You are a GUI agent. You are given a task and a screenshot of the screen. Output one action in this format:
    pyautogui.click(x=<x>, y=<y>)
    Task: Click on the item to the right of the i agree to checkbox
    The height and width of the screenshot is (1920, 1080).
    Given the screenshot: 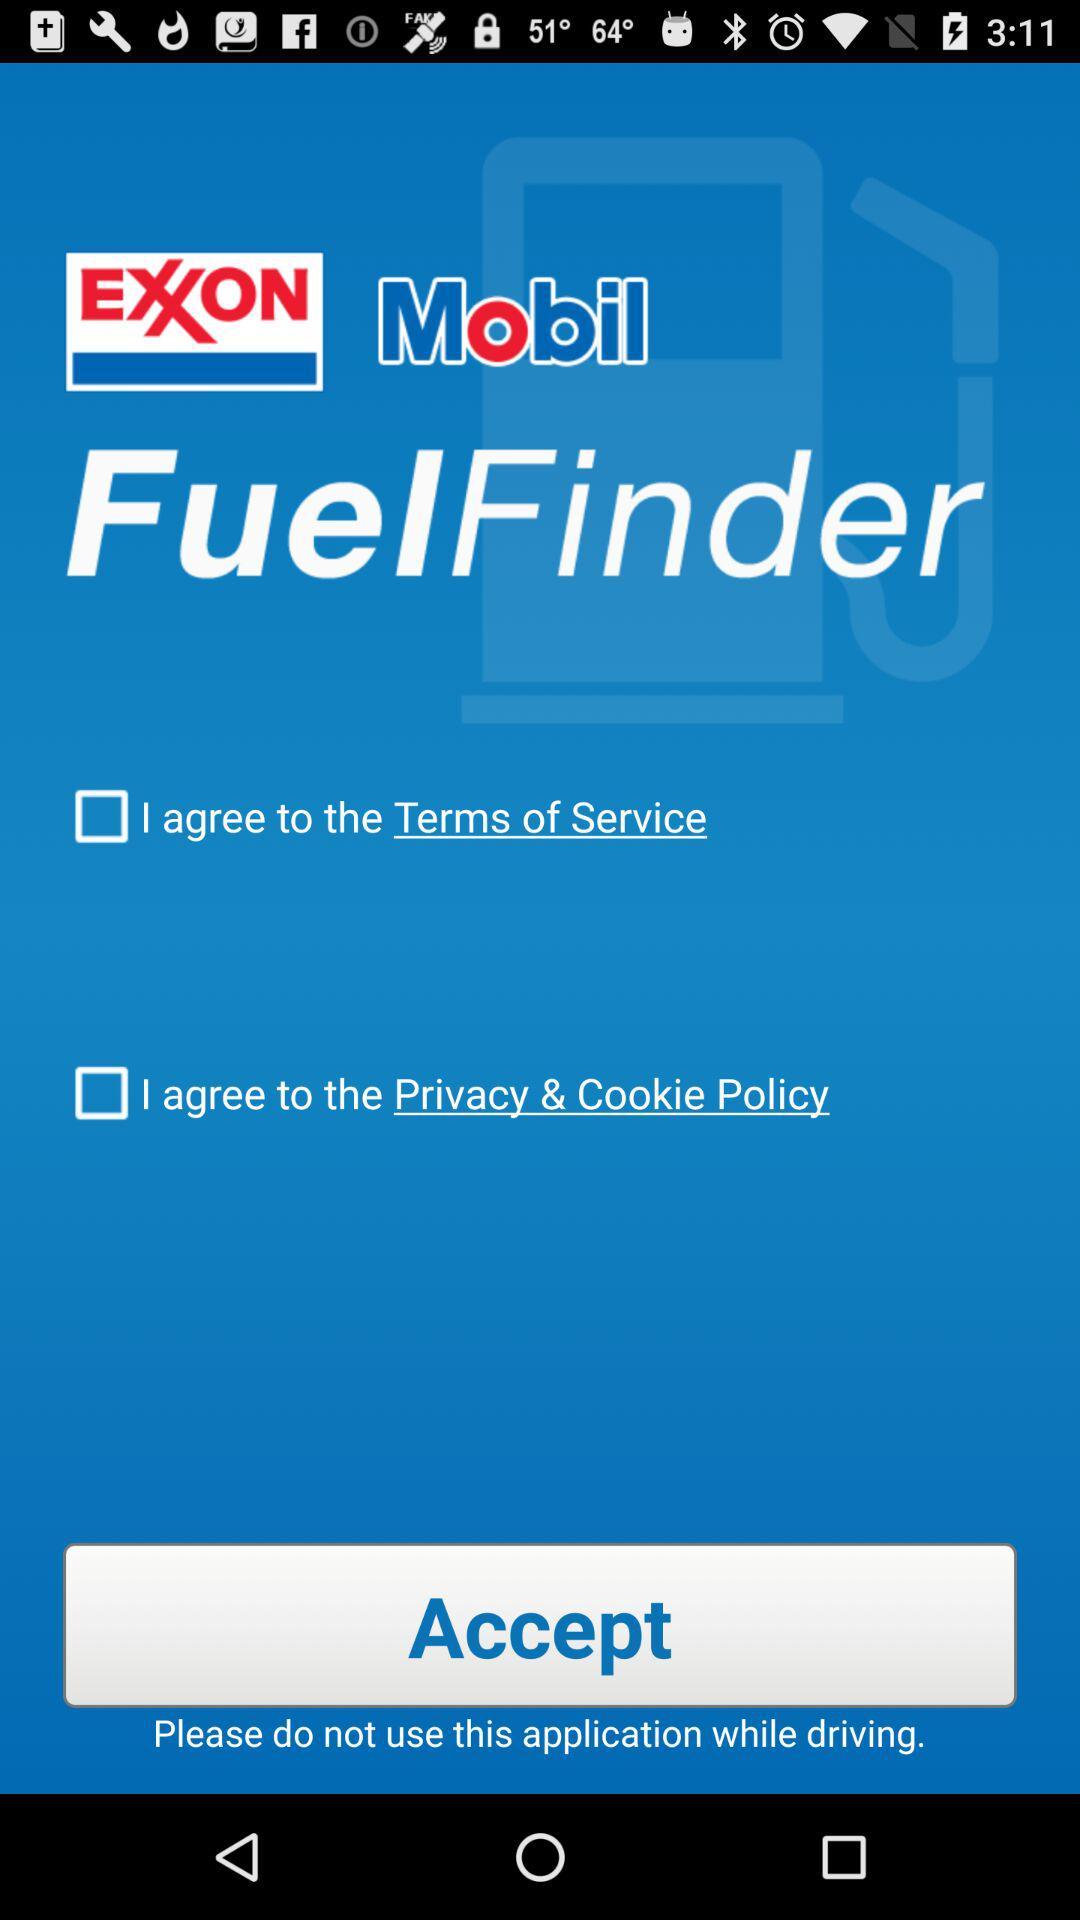 What is the action you would take?
    pyautogui.click(x=605, y=1091)
    